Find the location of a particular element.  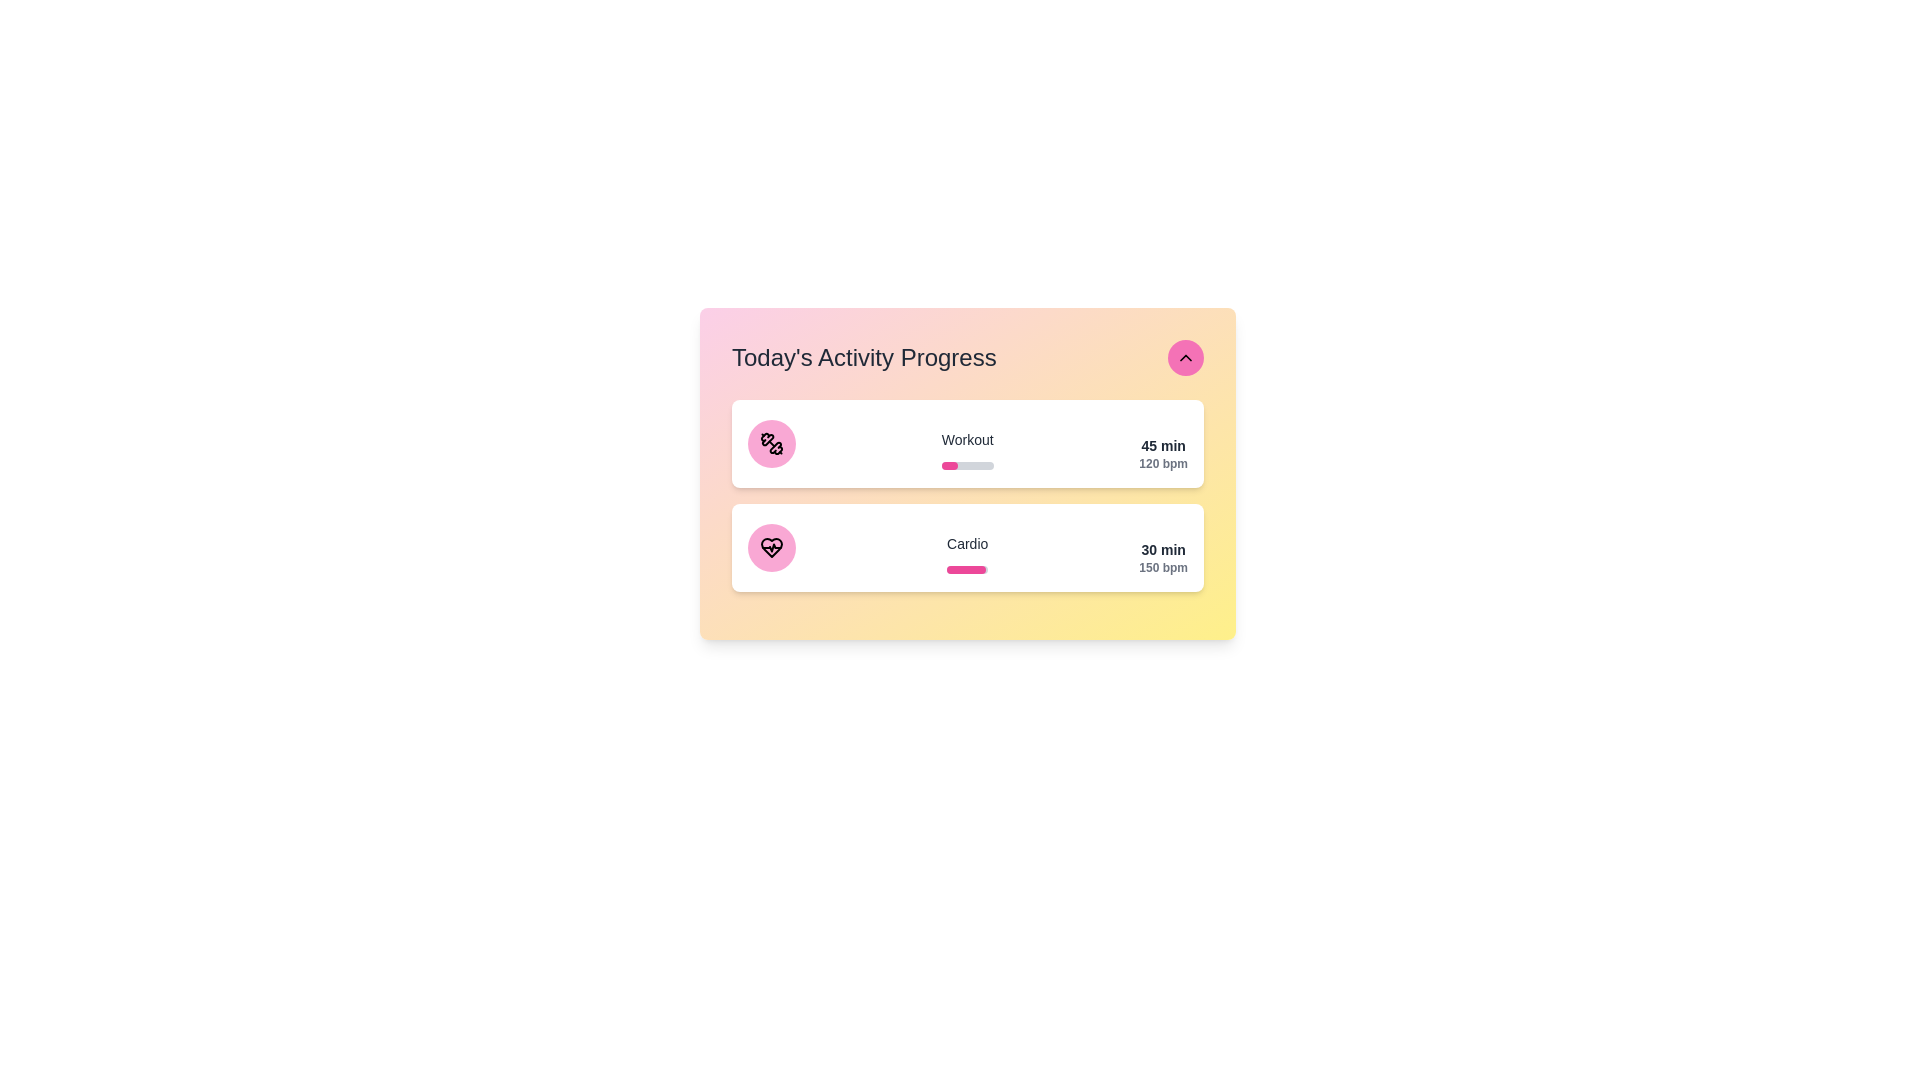

the text label displaying '30 min', which is styled in bold medium gray font and positioned above '150 bpm' in the right section of the second card is located at coordinates (1163, 550).